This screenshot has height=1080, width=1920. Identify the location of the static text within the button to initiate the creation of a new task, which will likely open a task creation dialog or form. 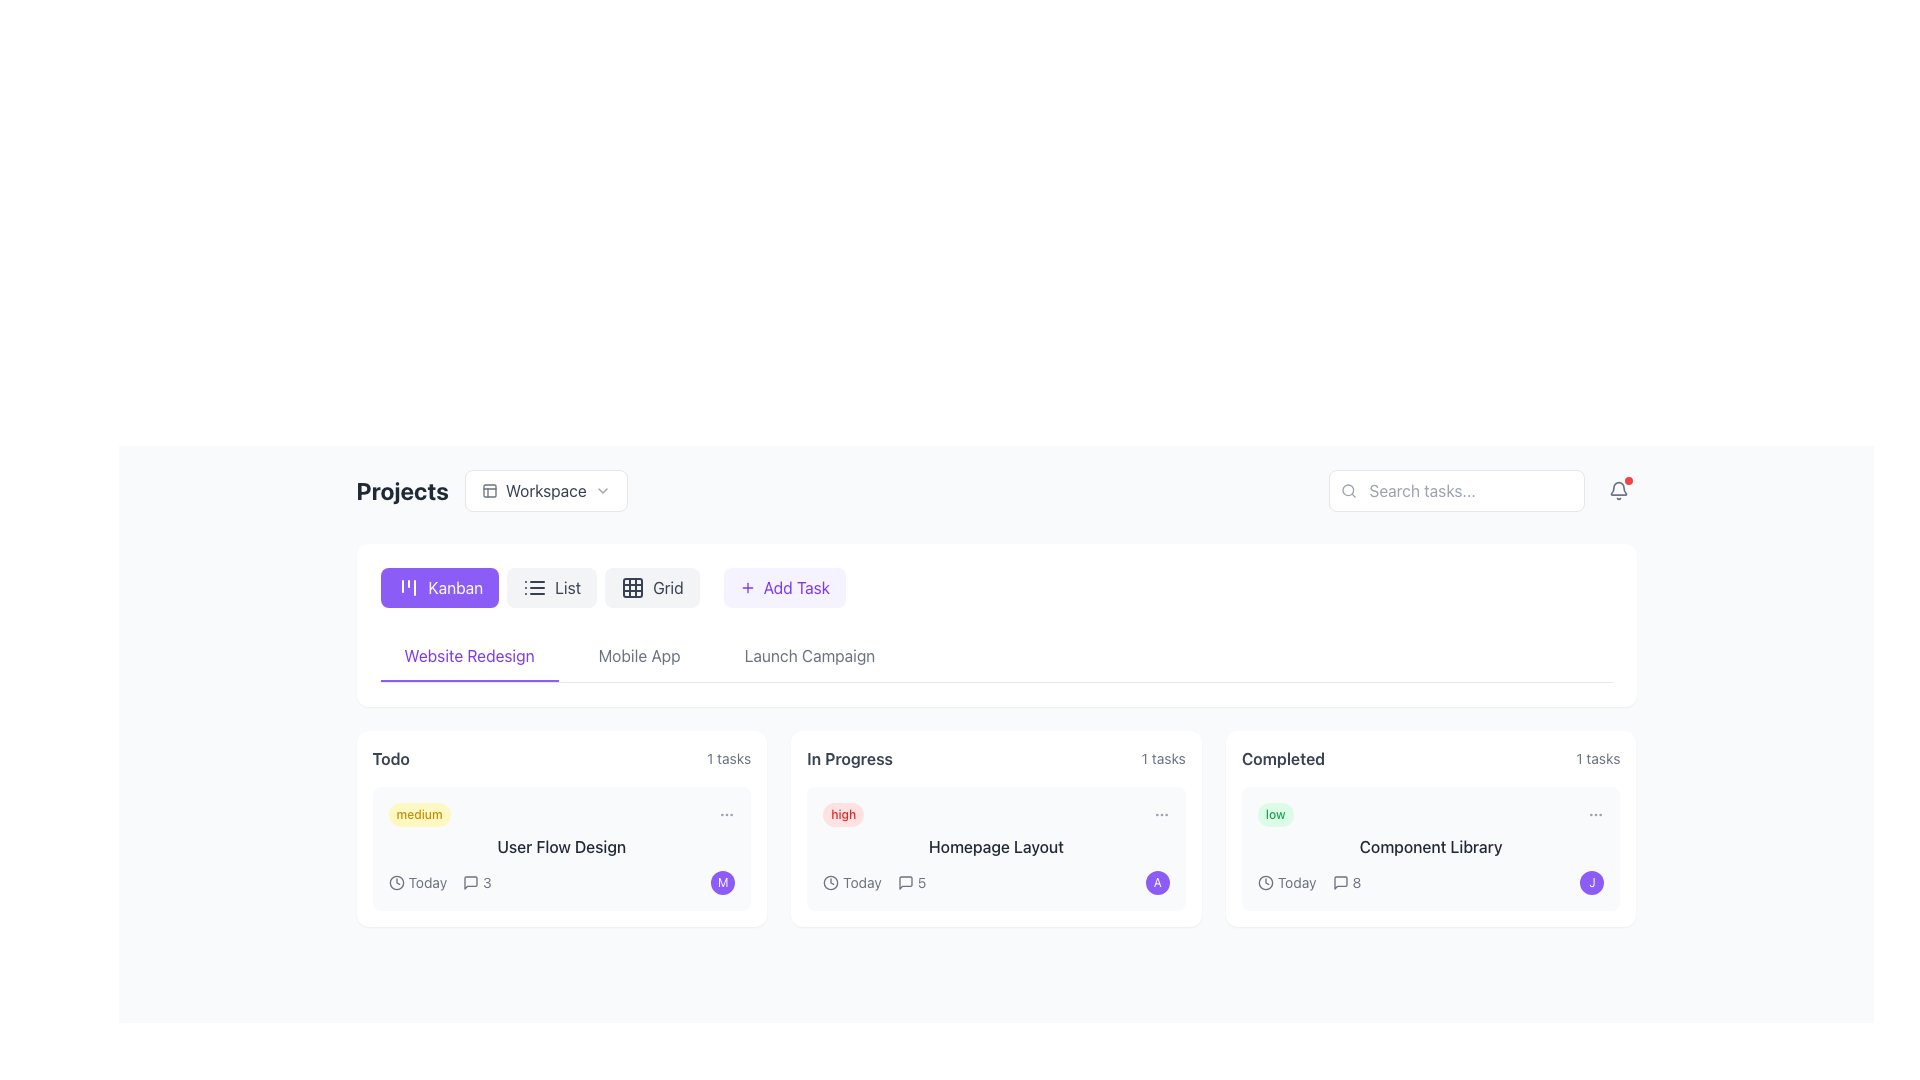
(795, 586).